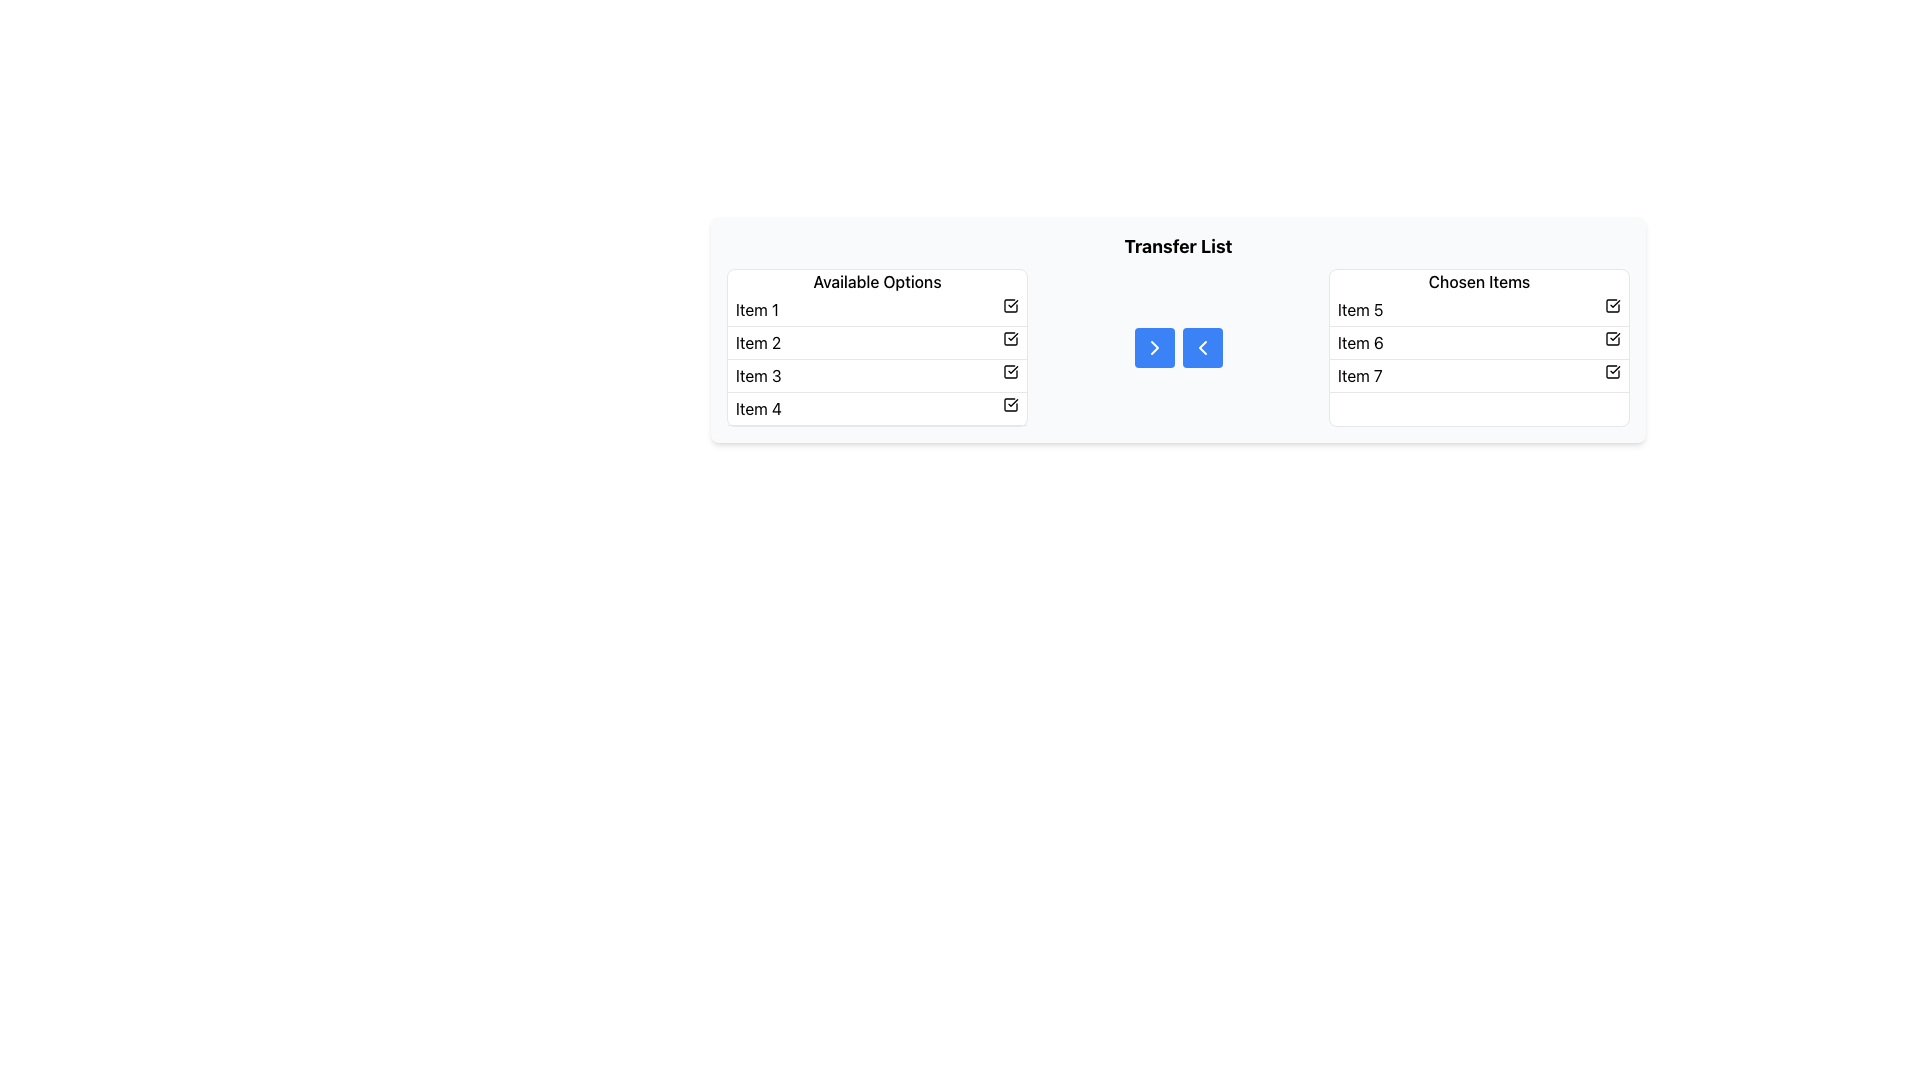  What do you see at coordinates (1011, 305) in the screenshot?
I see `the checkbox for 'Item 1' in the 'Available Options' section` at bounding box center [1011, 305].